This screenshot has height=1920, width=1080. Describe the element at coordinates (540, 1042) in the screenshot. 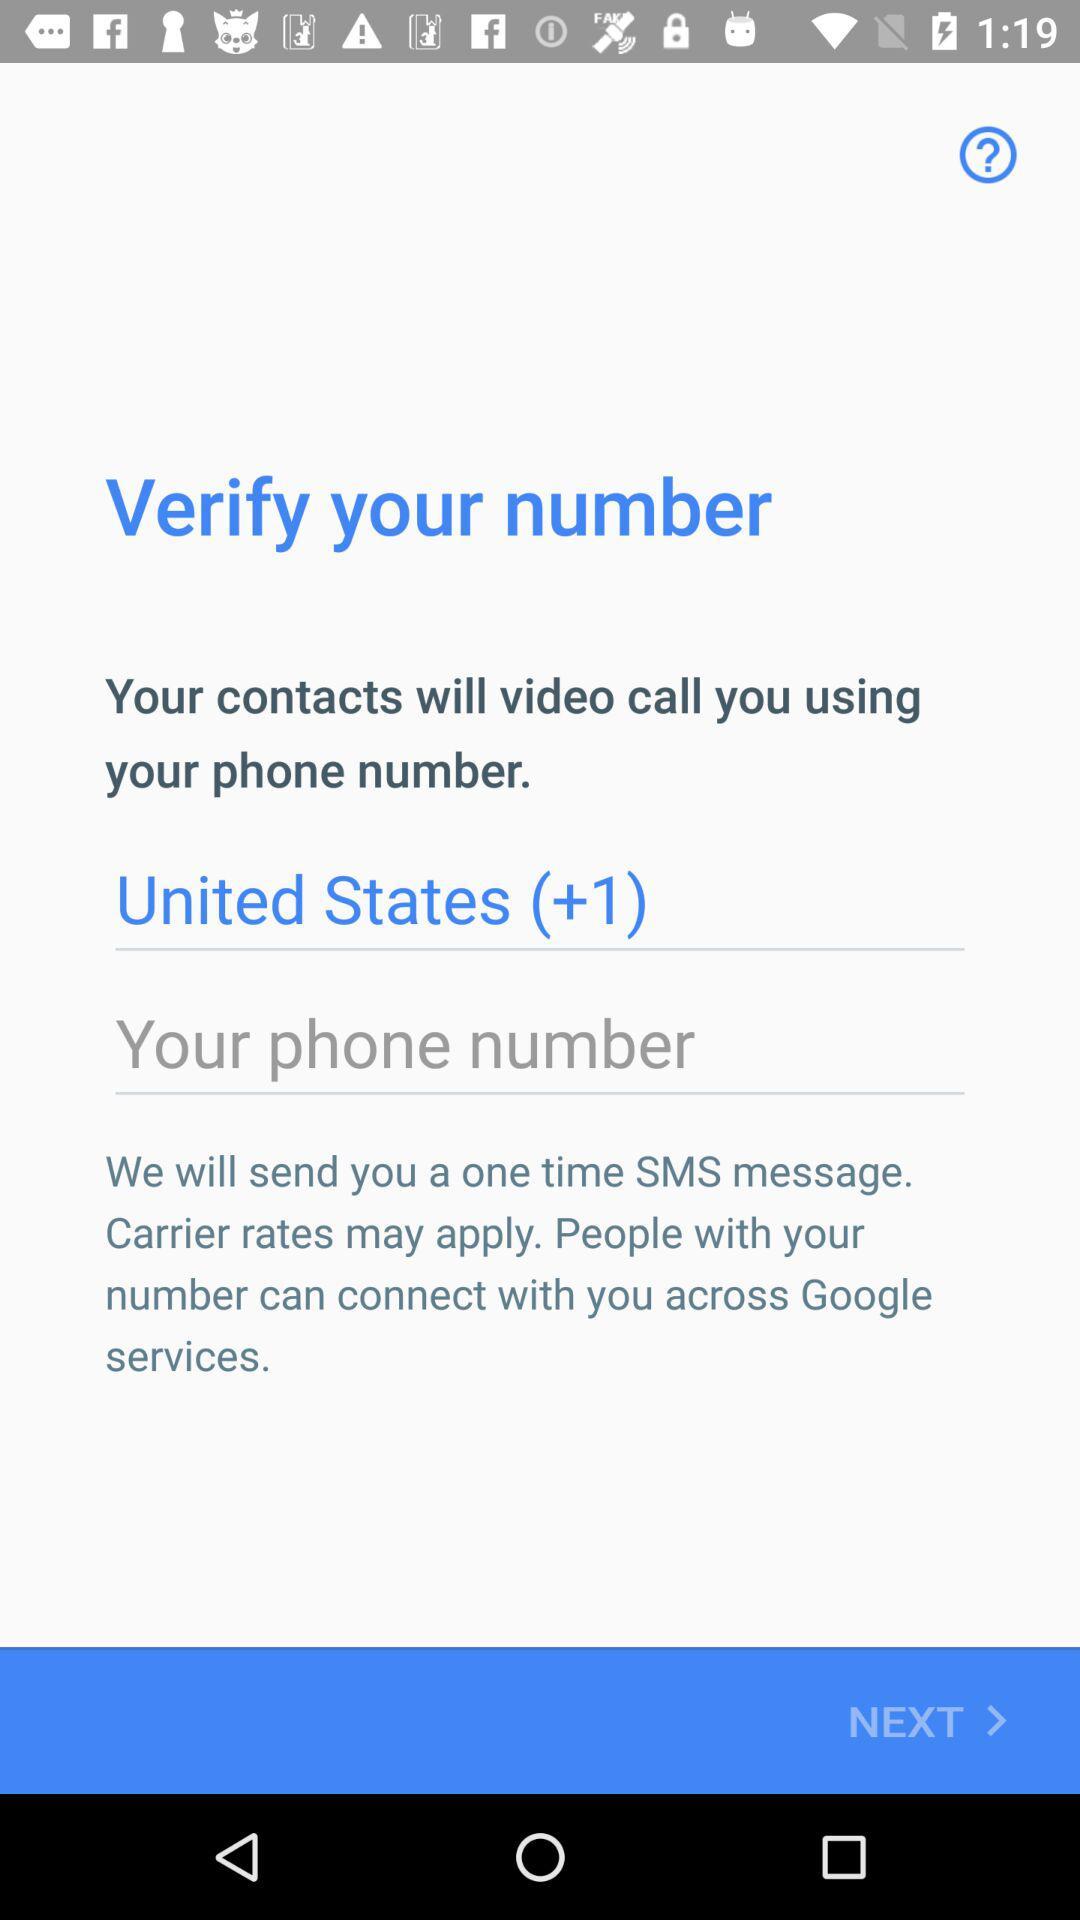

I see `or edit phone number` at that location.